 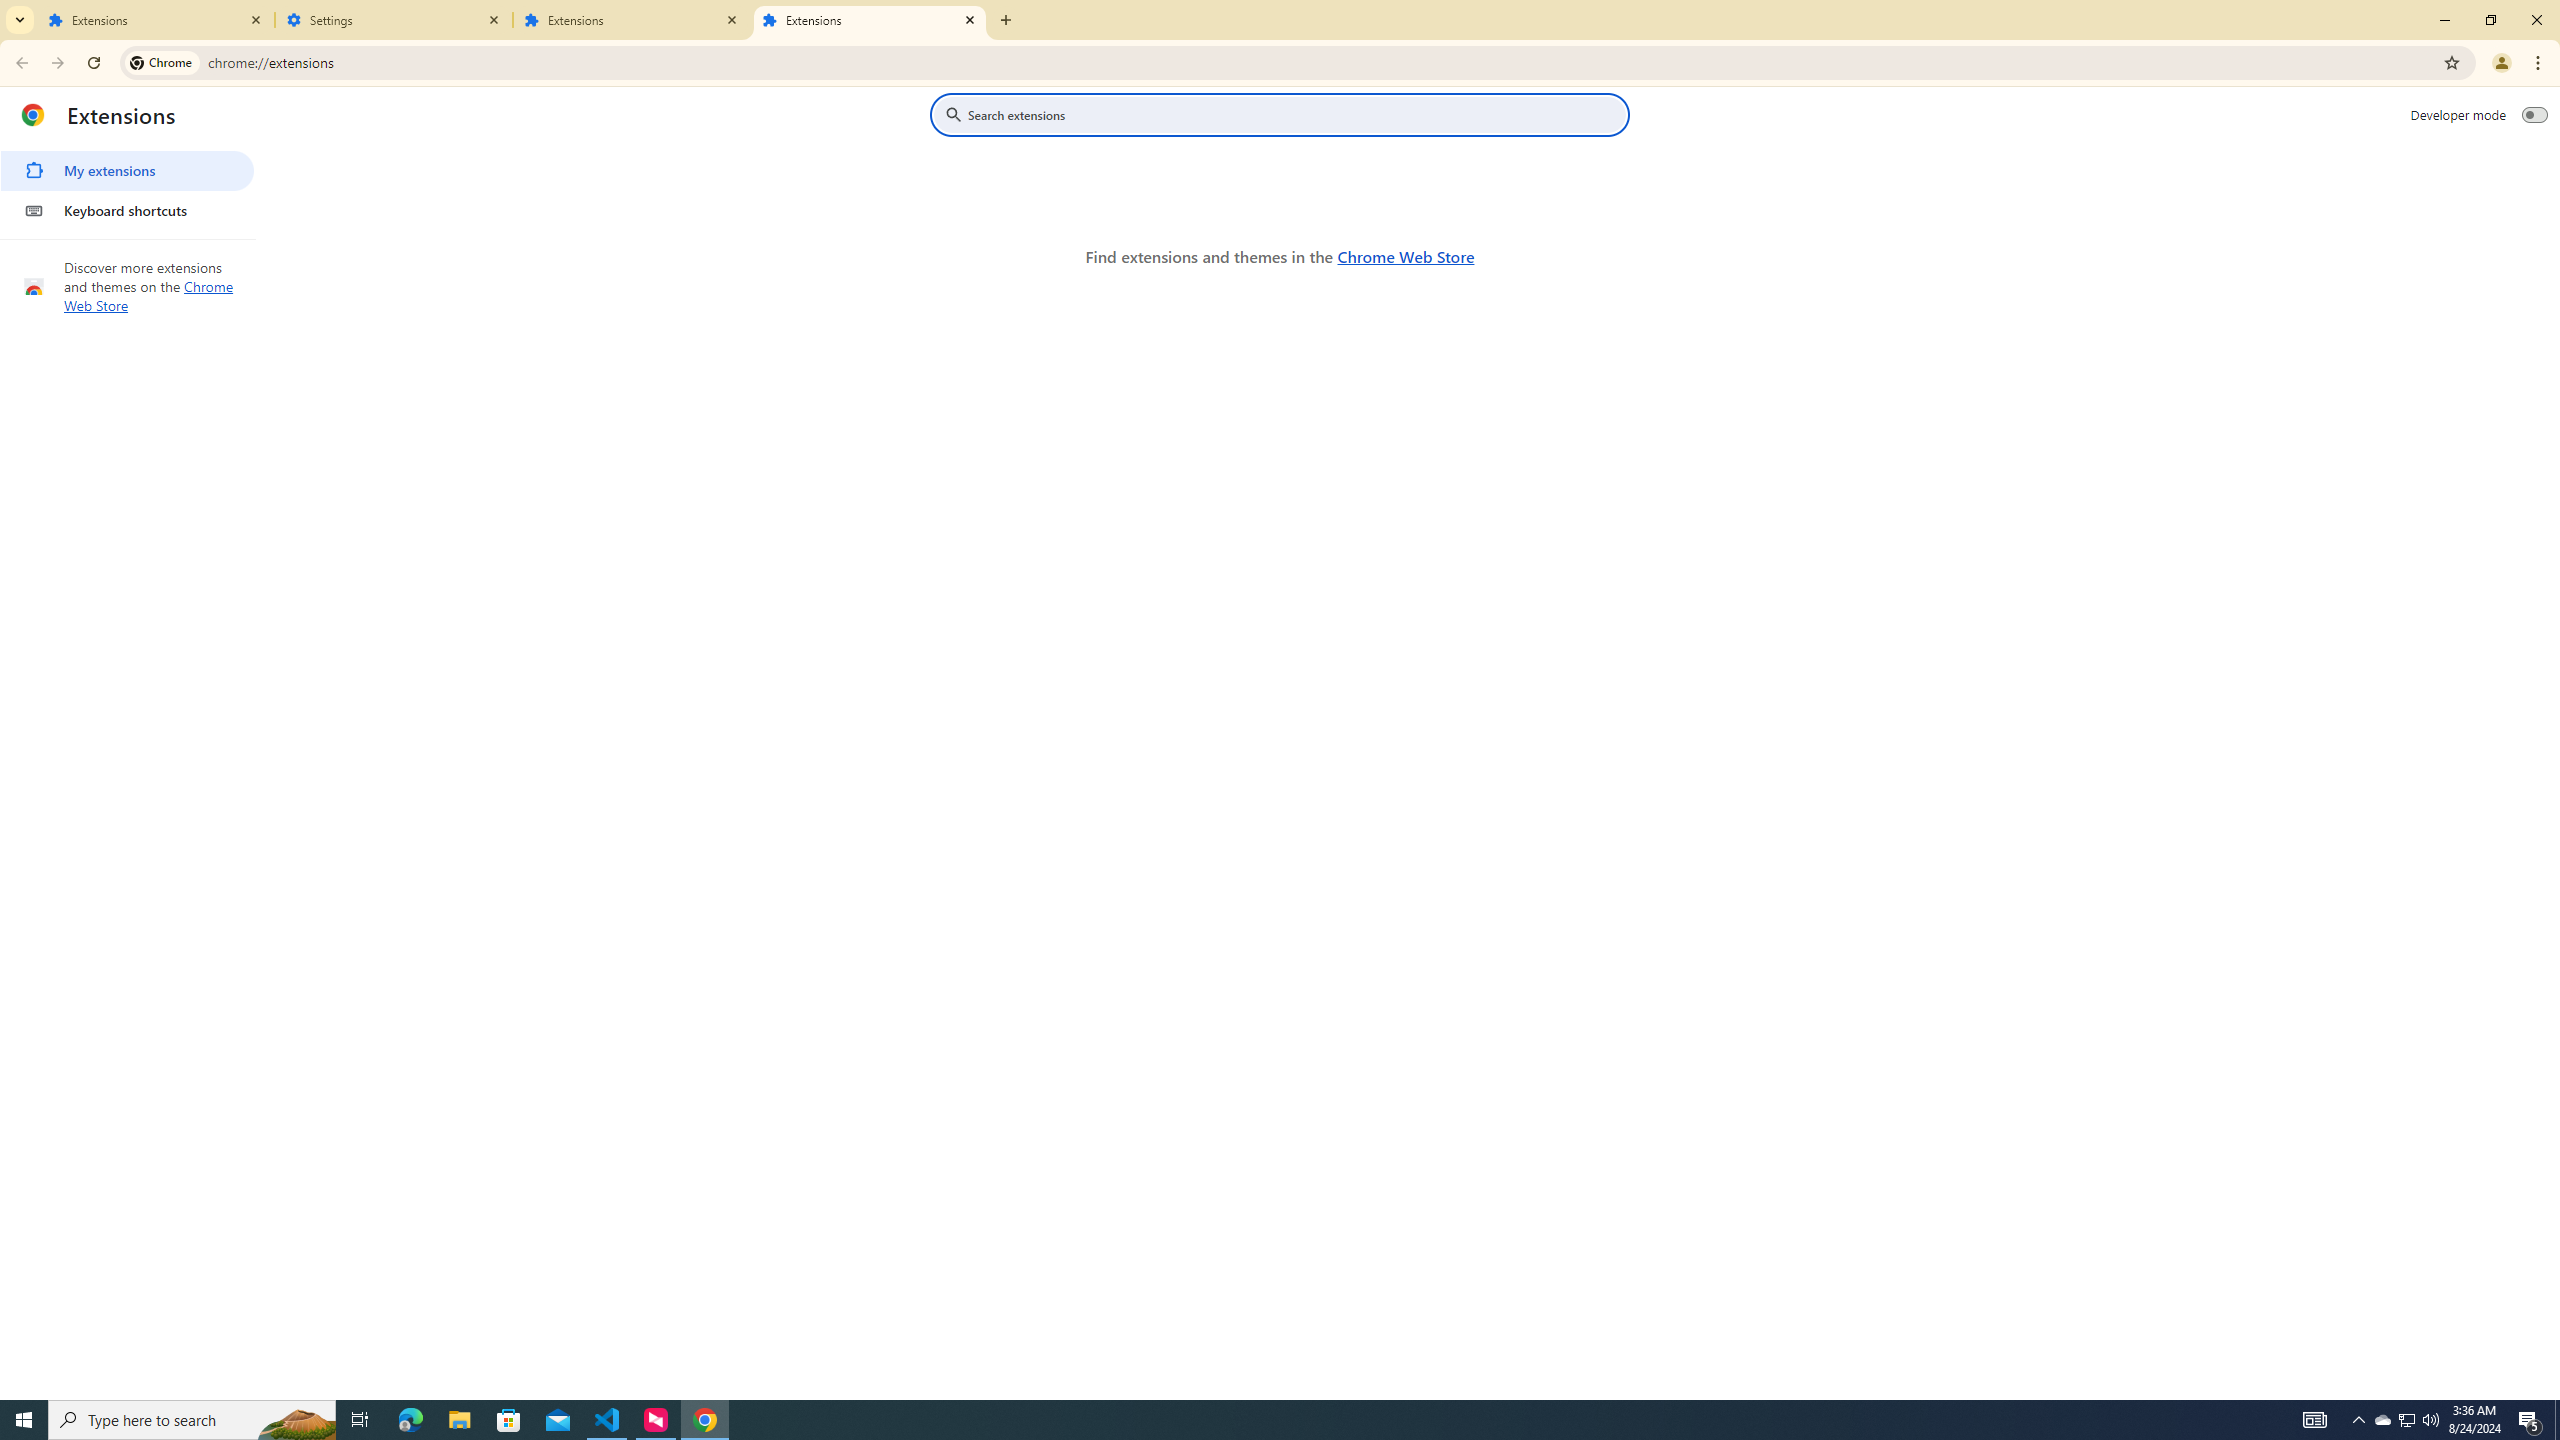 I want to click on 'Developer mode', so click(x=2535, y=114).